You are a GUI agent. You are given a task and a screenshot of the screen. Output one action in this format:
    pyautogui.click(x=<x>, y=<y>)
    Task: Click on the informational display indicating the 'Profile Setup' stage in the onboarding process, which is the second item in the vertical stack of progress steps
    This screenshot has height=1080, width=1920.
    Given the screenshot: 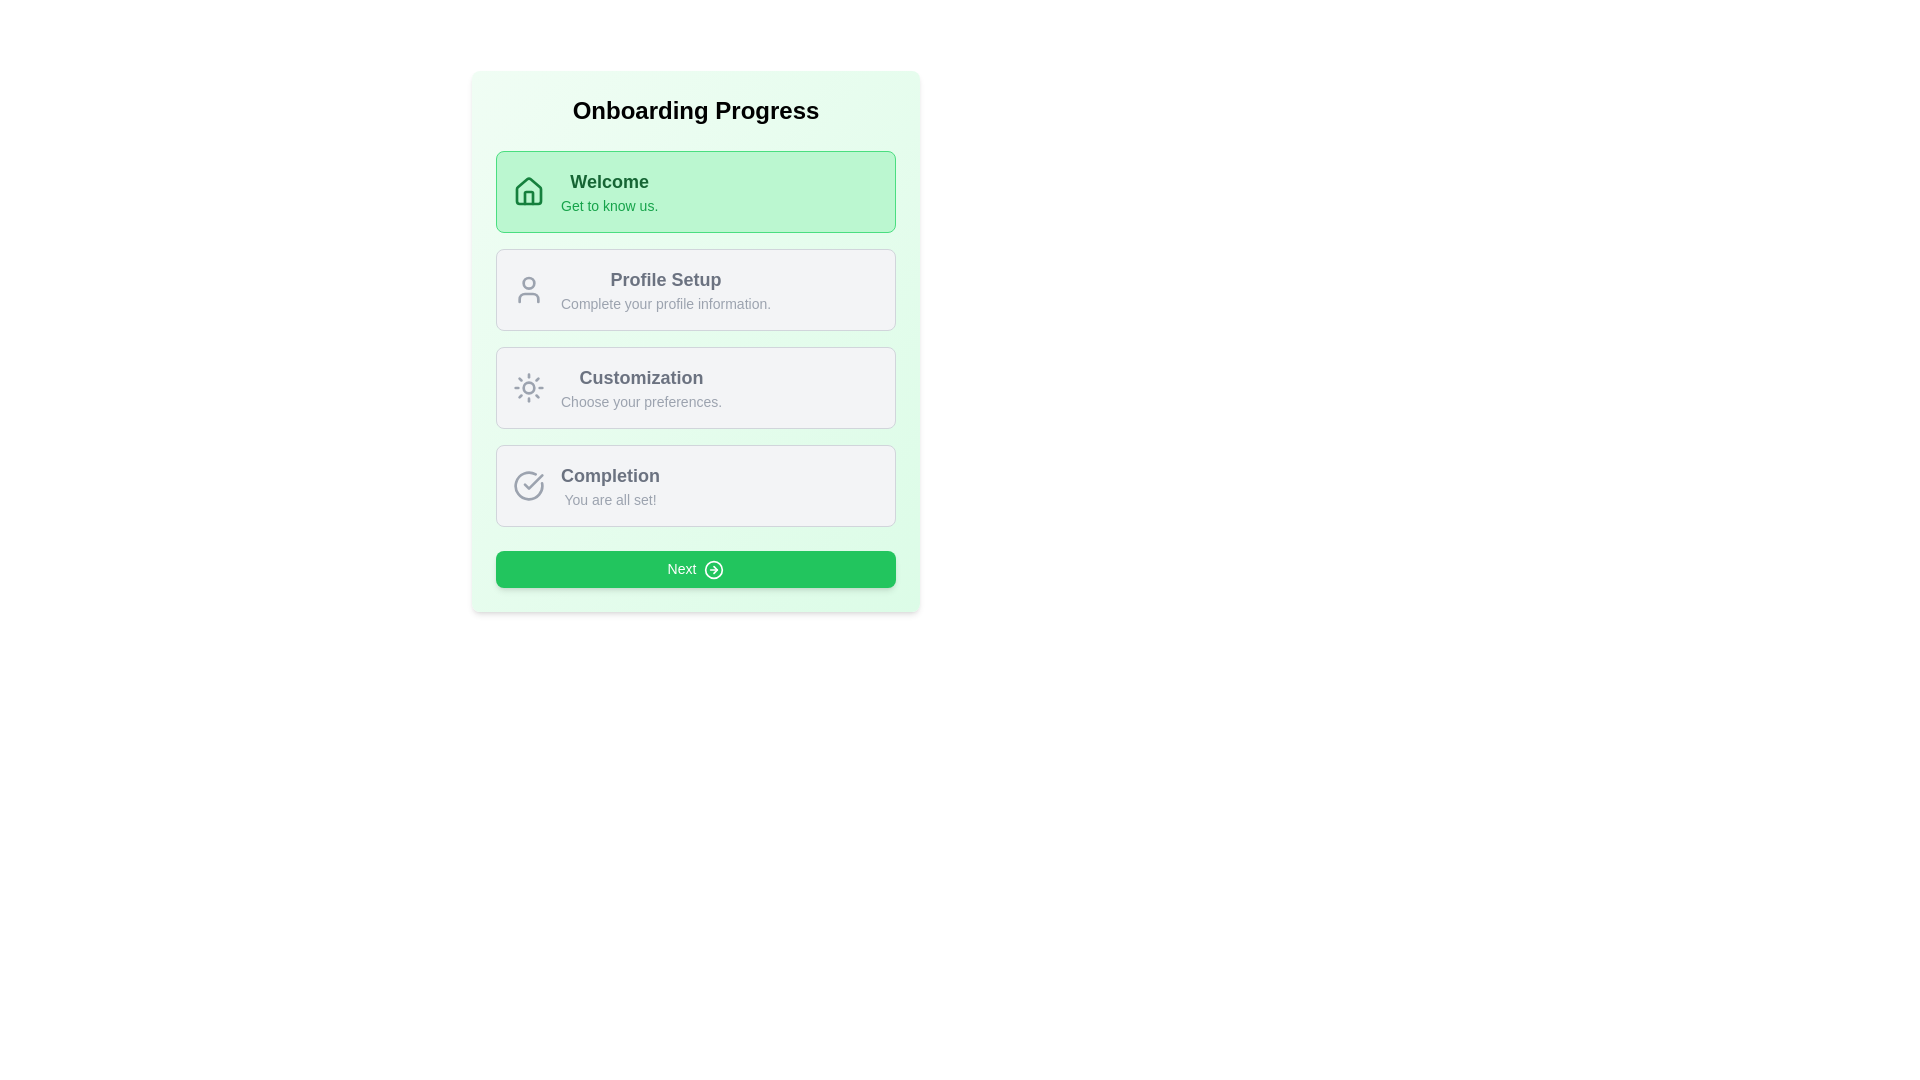 What is the action you would take?
    pyautogui.click(x=666, y=289)
    